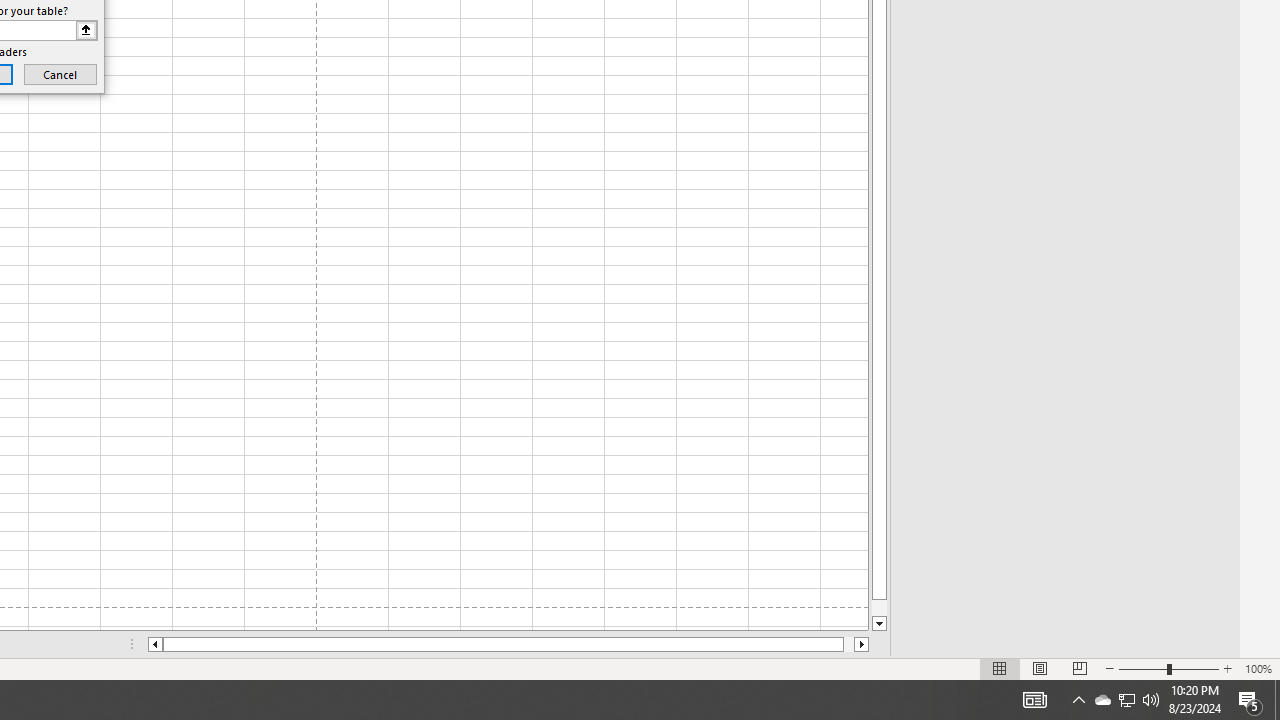  I want to click on 'Page down', so click(879, 607).